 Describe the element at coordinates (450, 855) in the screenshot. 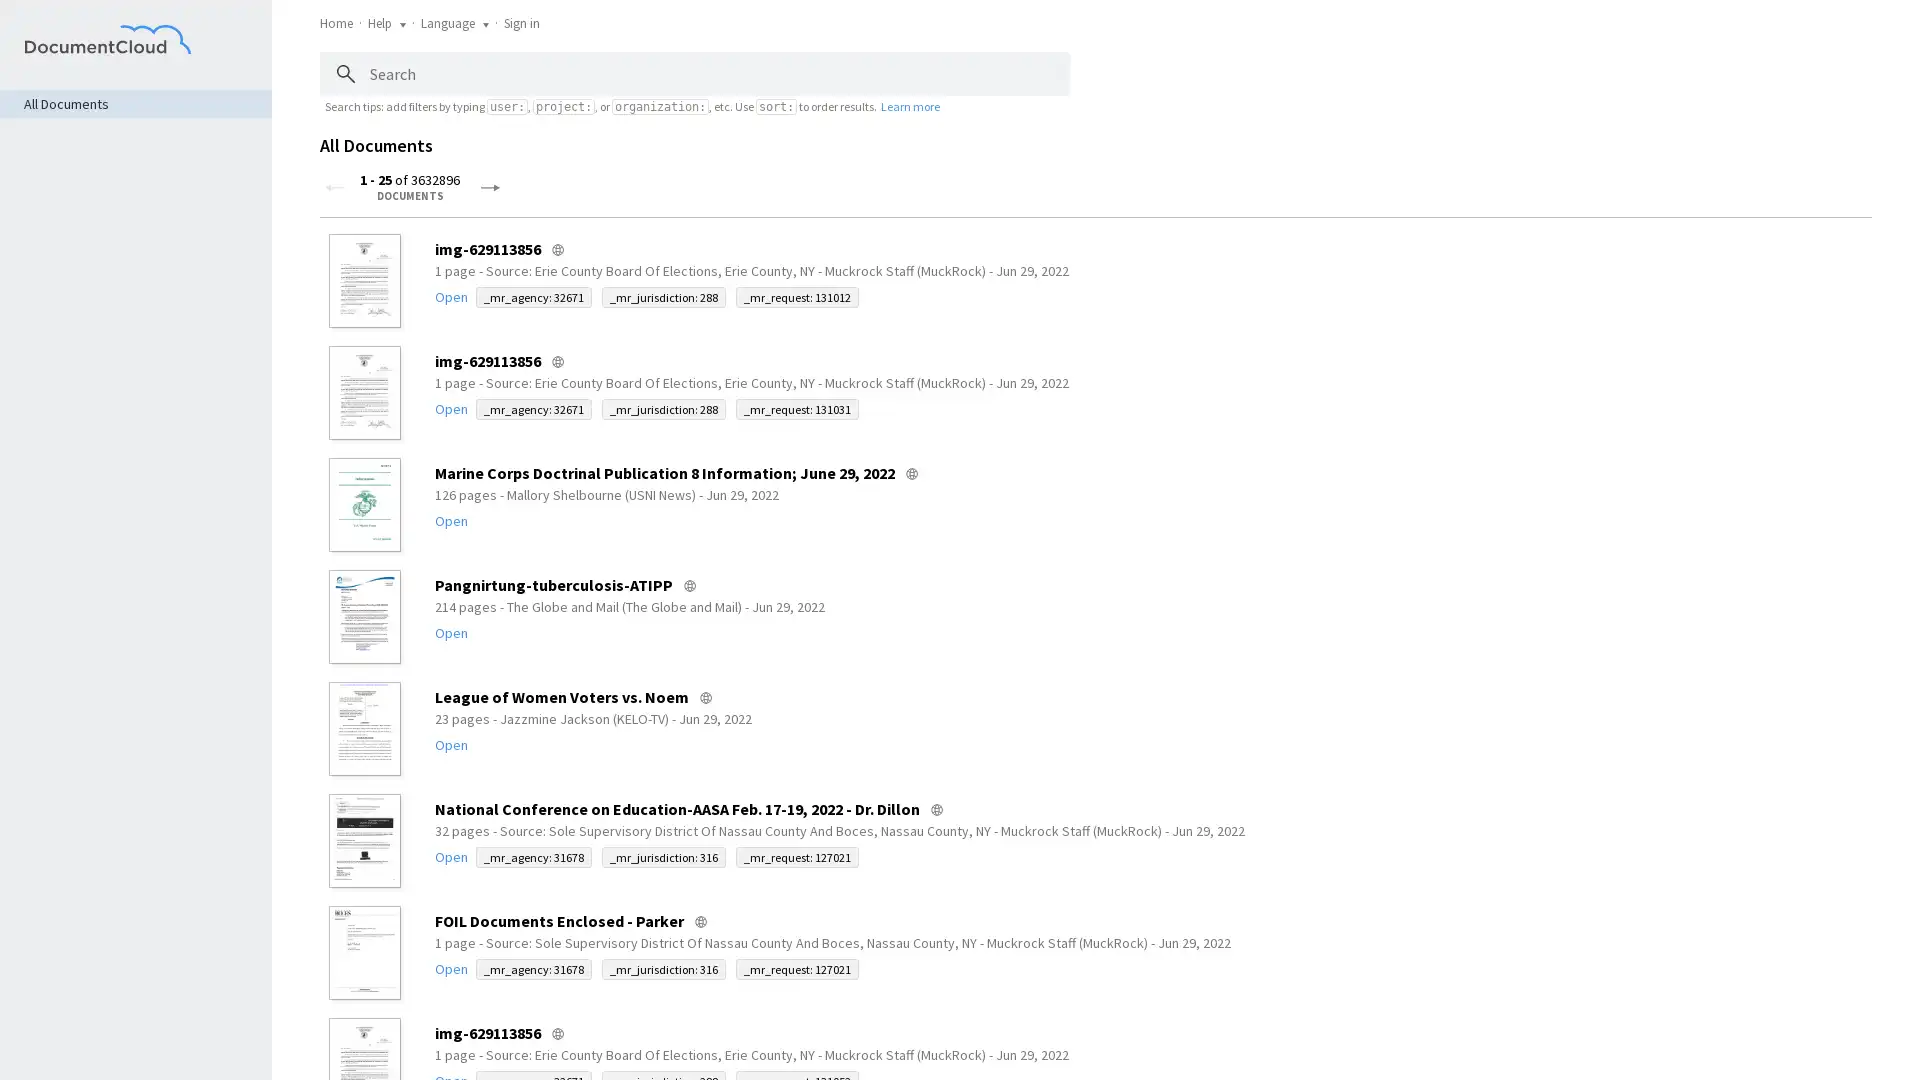

I see `Open` at that location.